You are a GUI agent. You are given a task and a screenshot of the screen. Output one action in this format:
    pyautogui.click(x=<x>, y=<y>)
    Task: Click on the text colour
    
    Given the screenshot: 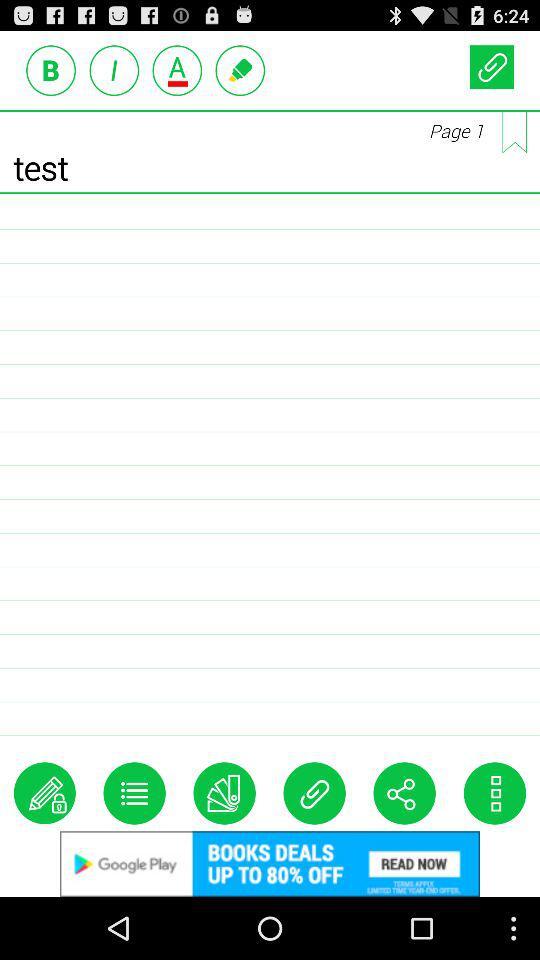 What is the action you would take?
    pyautogui.click(x=177, y=70)
    